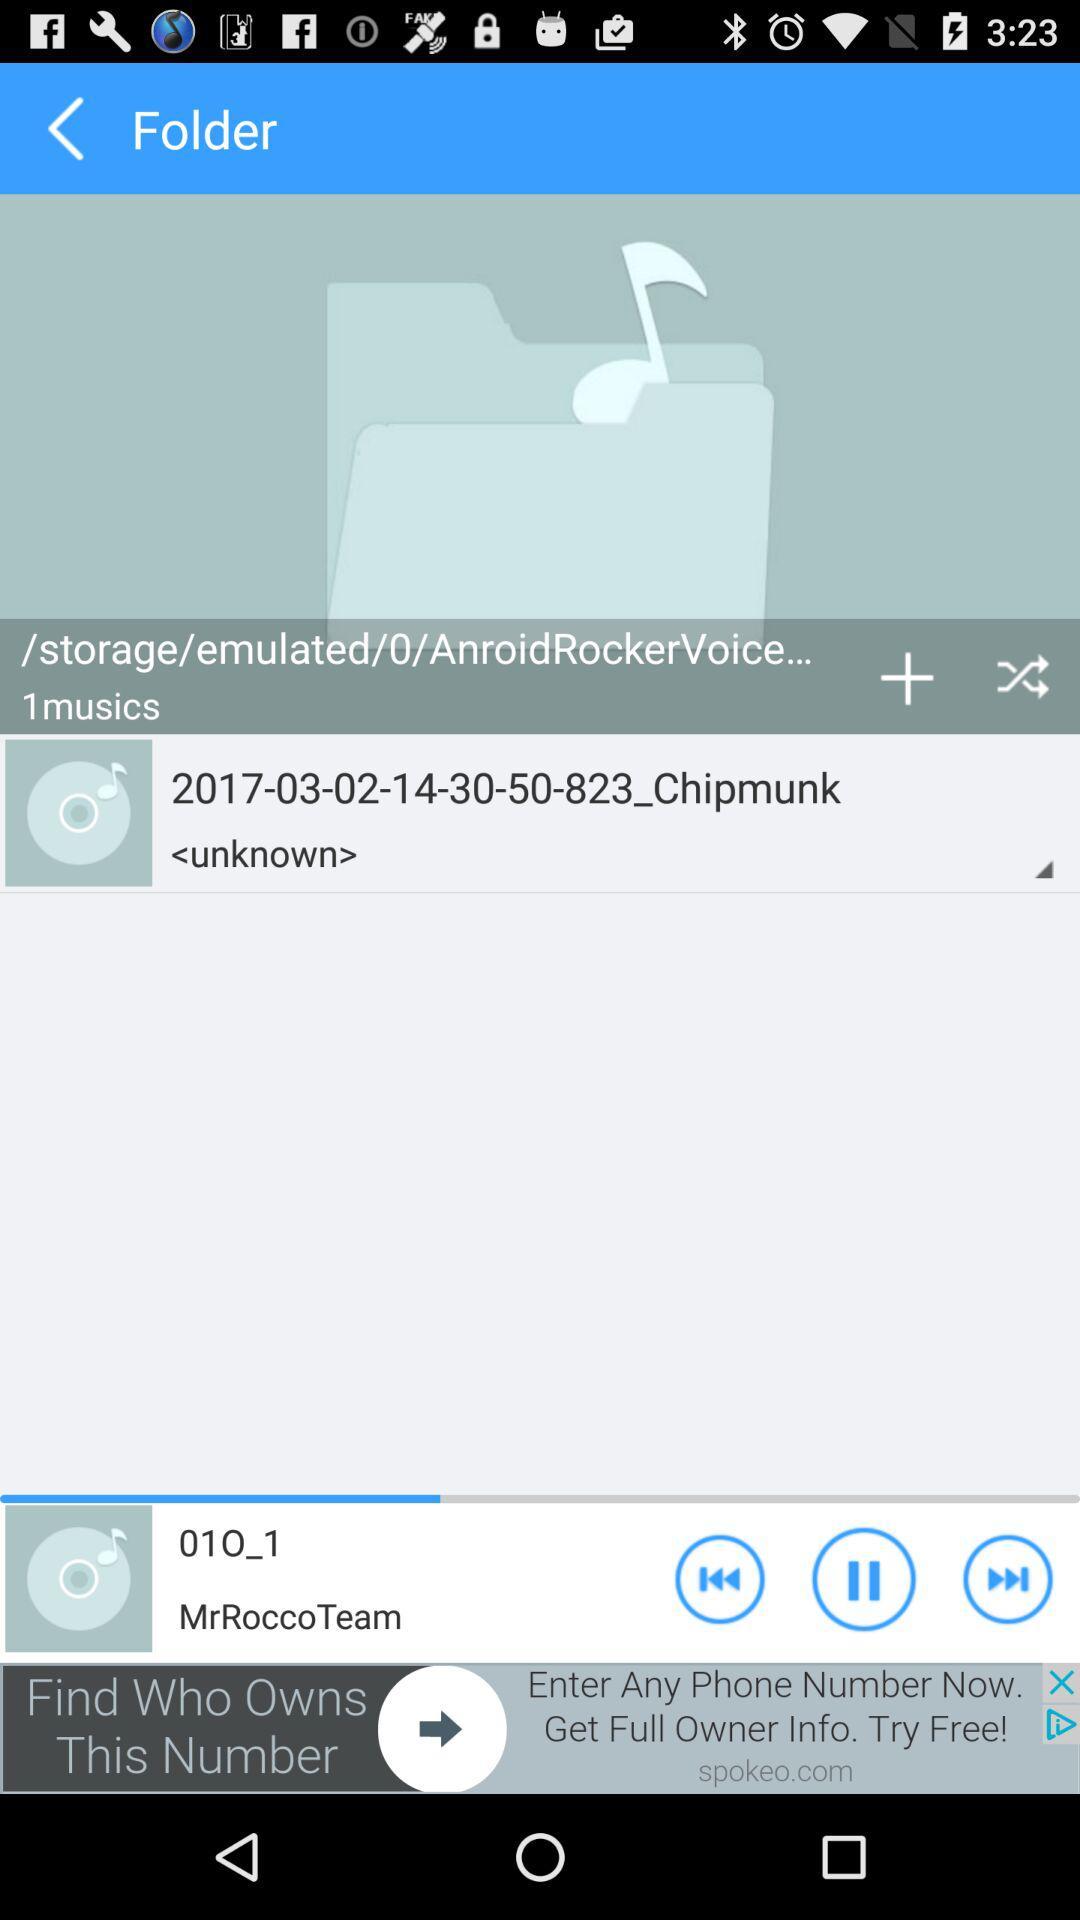 The width and height of the screenshot is (1080, 1920). What do you see at coordinates (863, 1578) in the screenshot?
I see `the play icon button` at bounding box center [863, 1578].